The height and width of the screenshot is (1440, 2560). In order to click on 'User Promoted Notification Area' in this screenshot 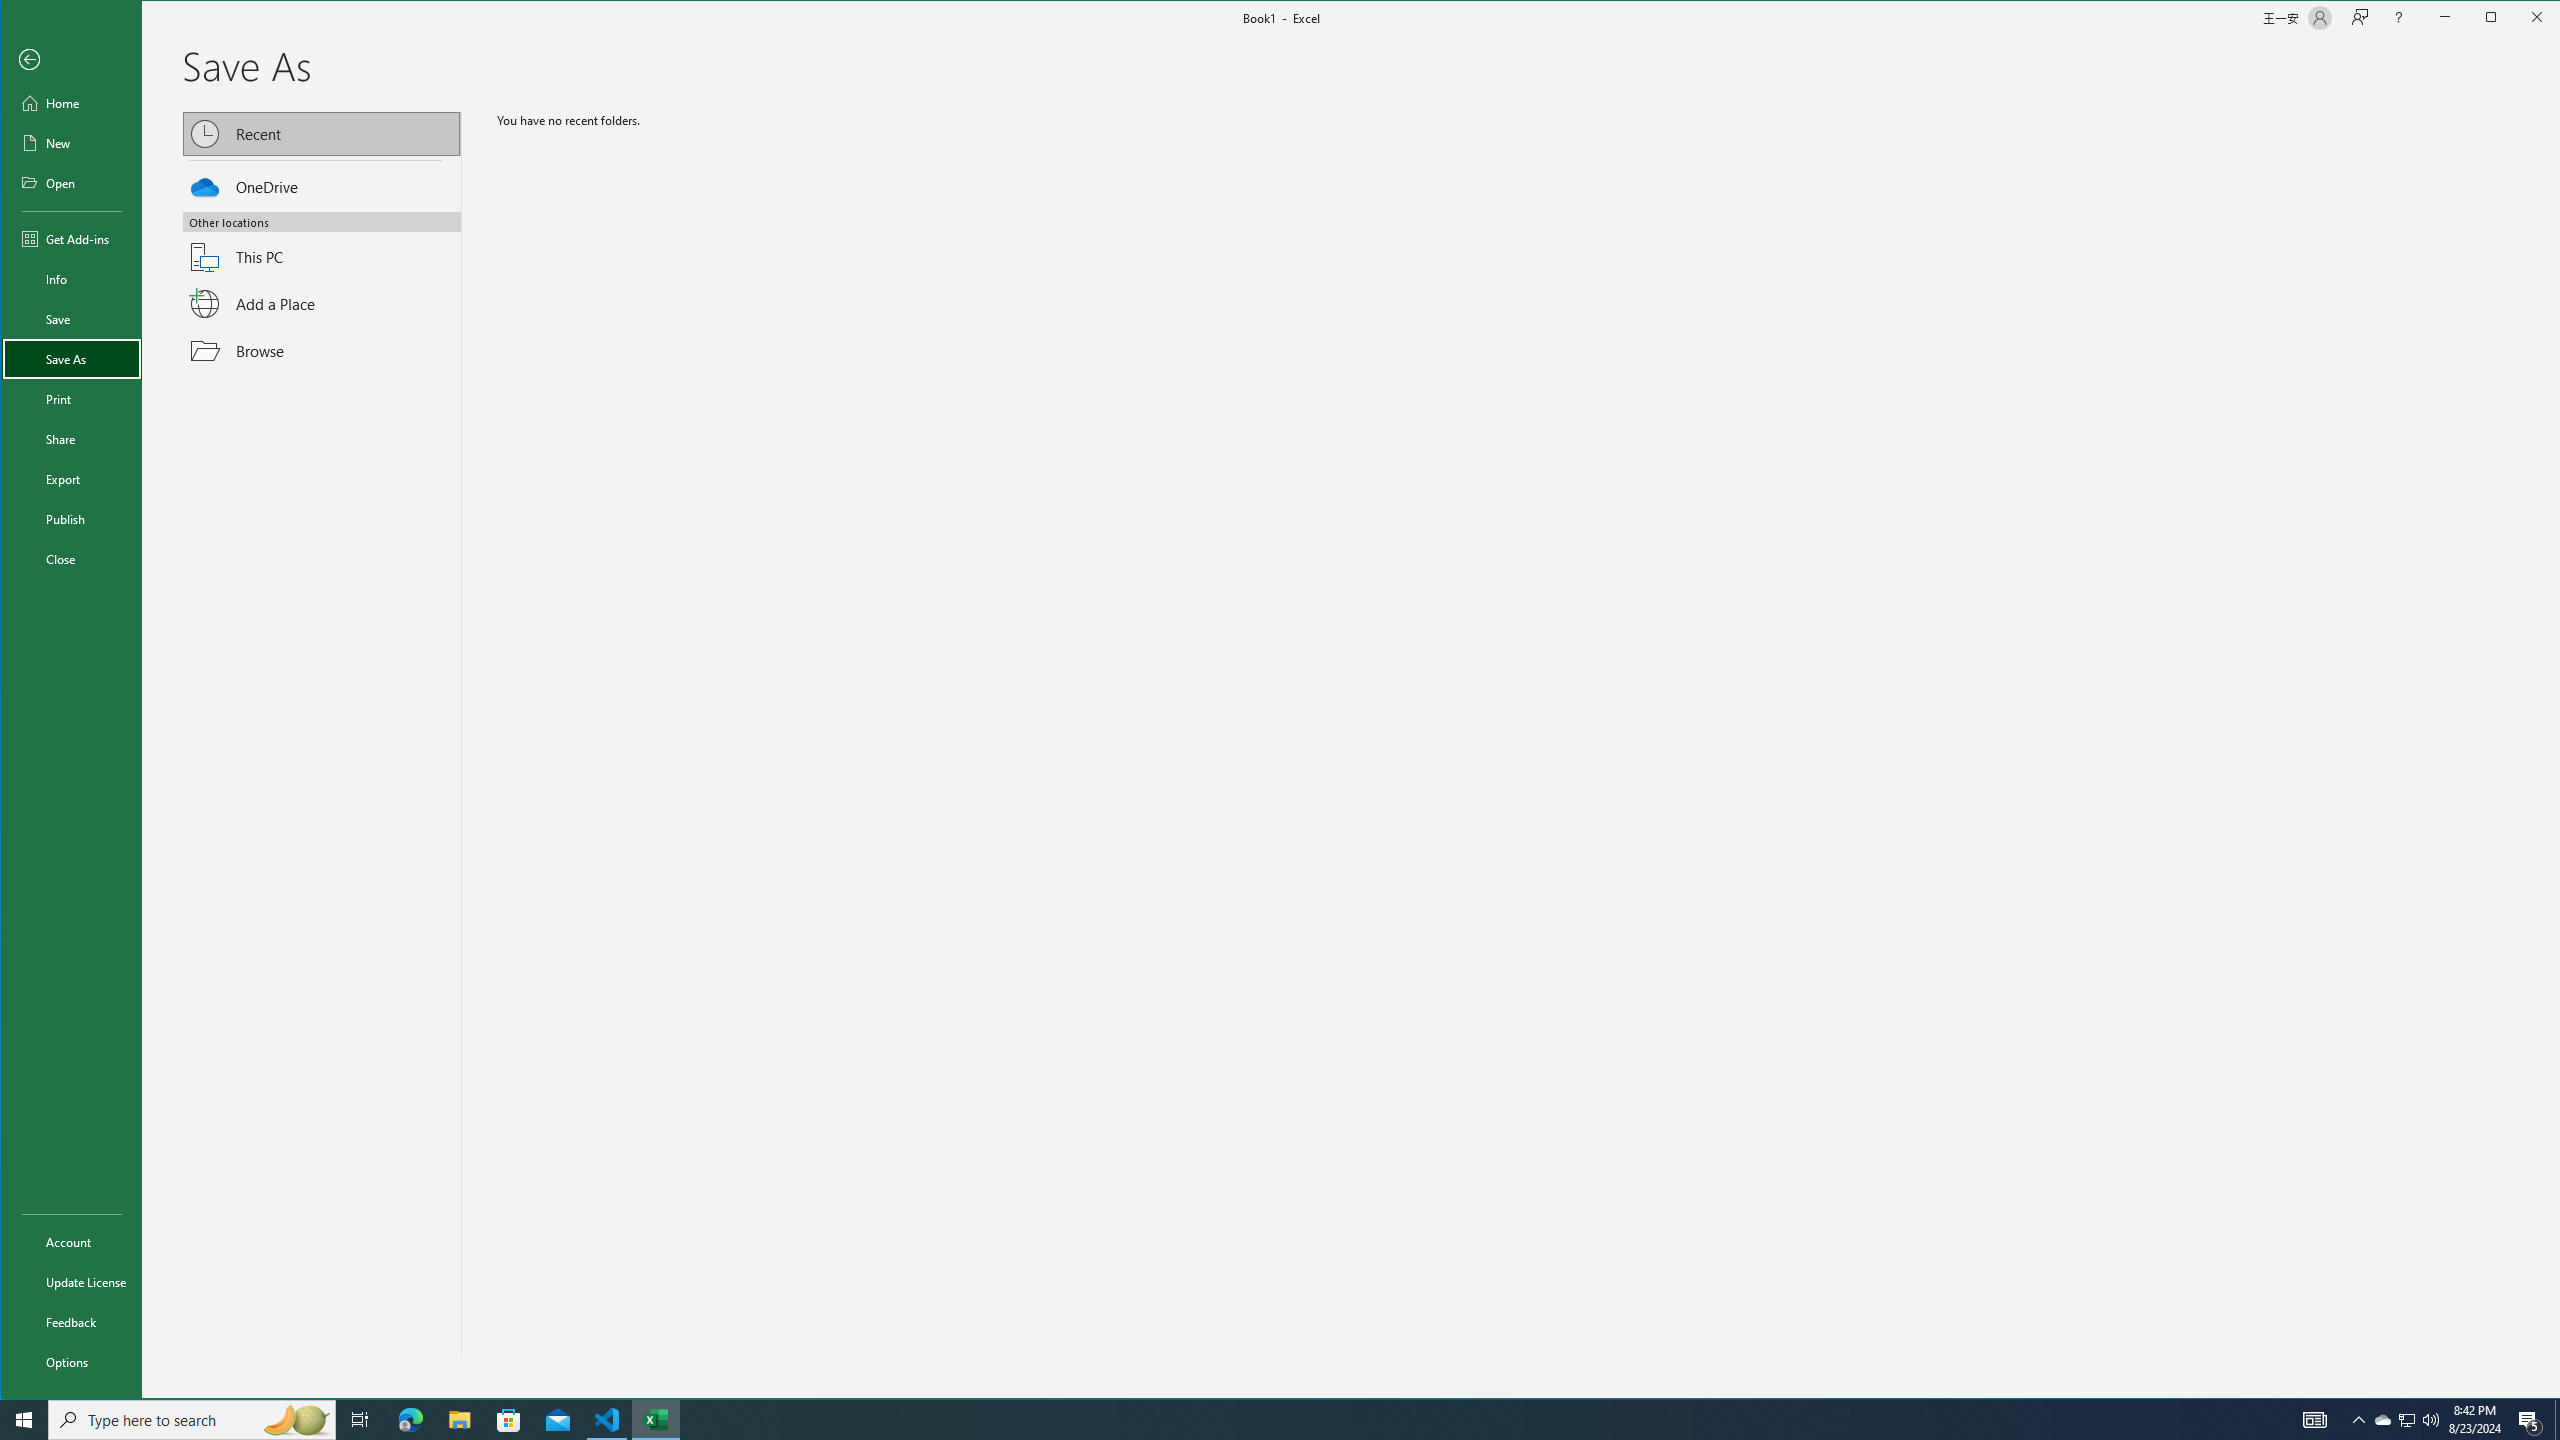, I will do `click(2405, 1418)`.